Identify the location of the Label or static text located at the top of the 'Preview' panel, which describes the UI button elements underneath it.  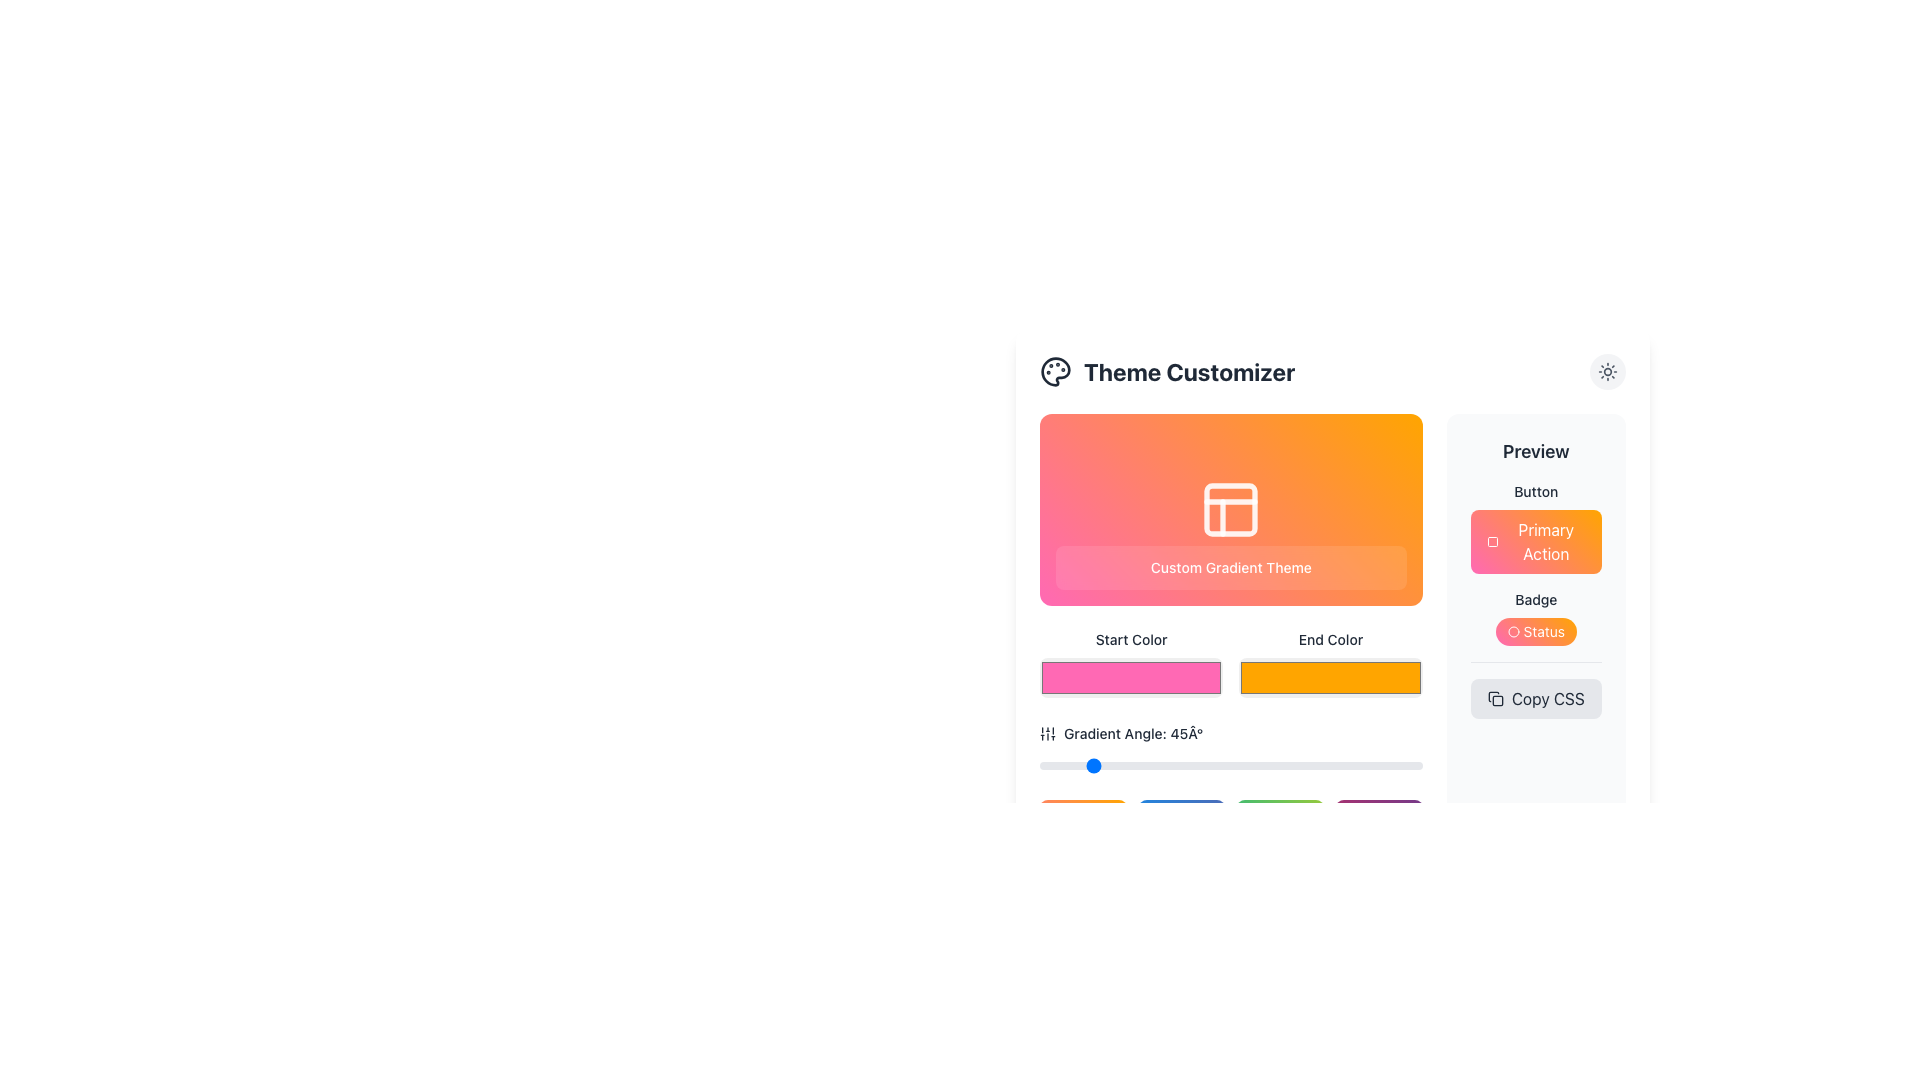
(1535, 492).